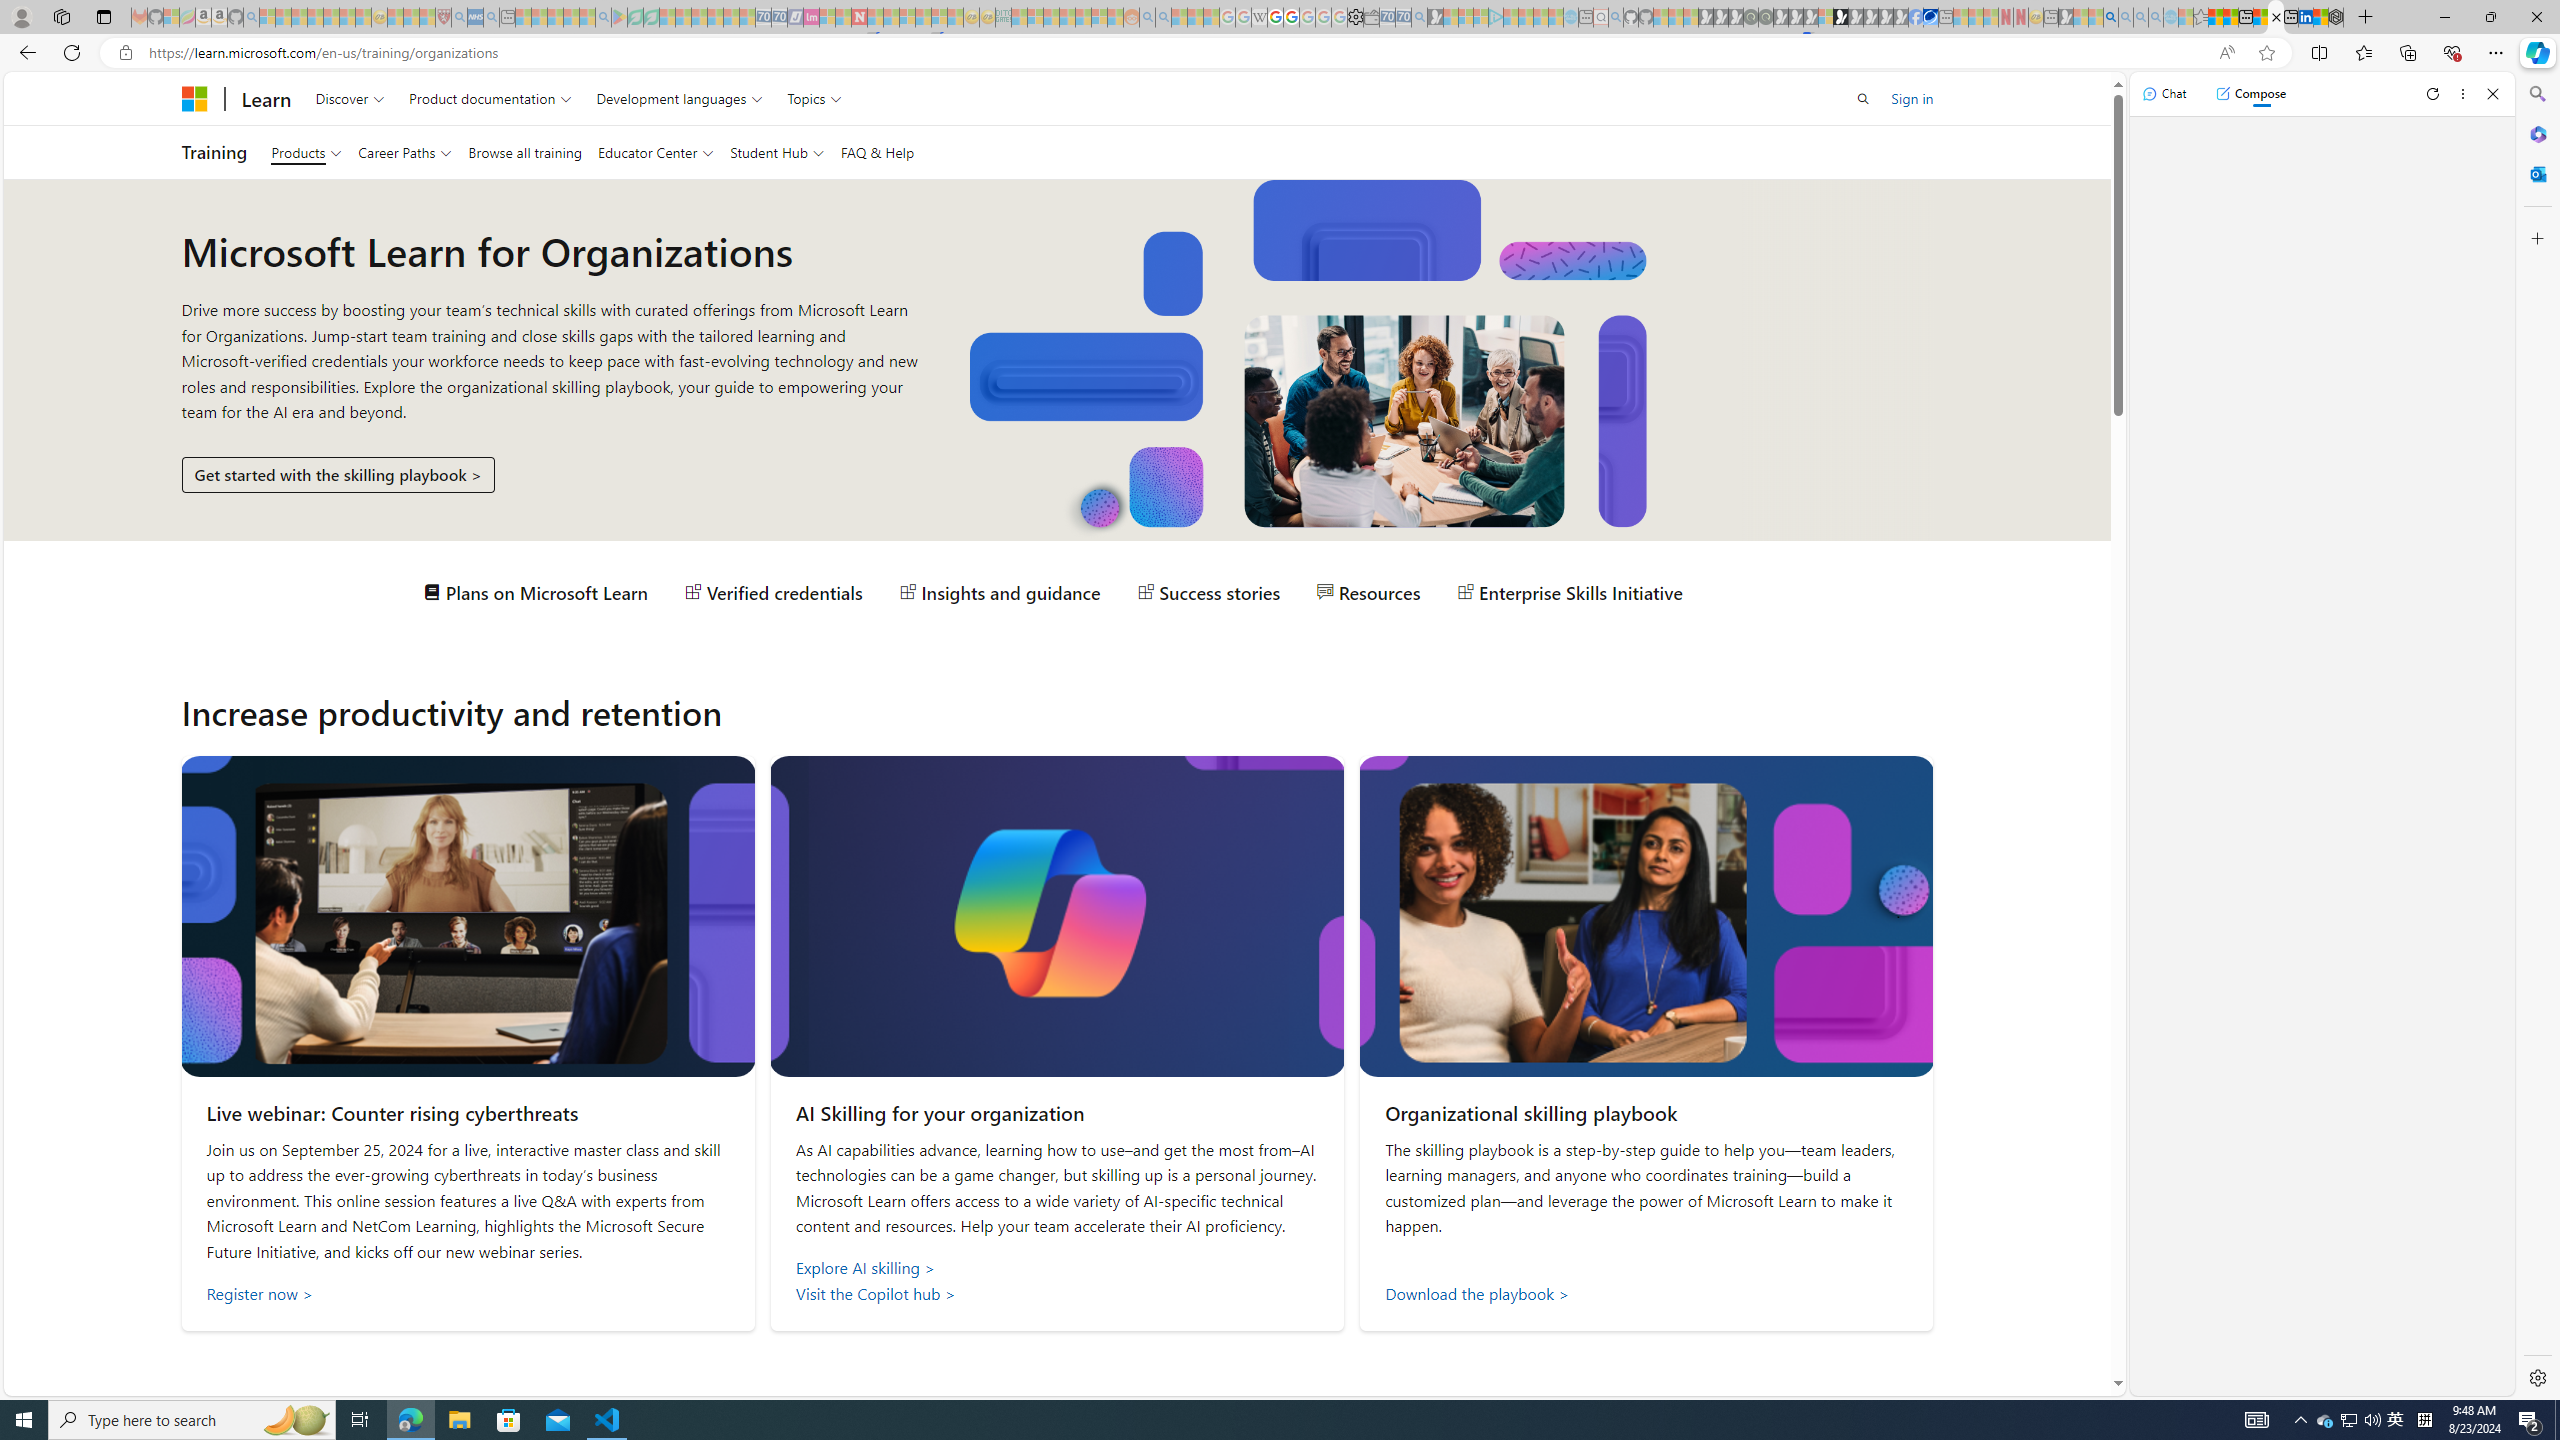 Image resolution: width=2560 pixels, height=1440 pixels. Describe the element at coordinates (999, 591) in the screenshot. I see `'Insights and guidance'` at that location.